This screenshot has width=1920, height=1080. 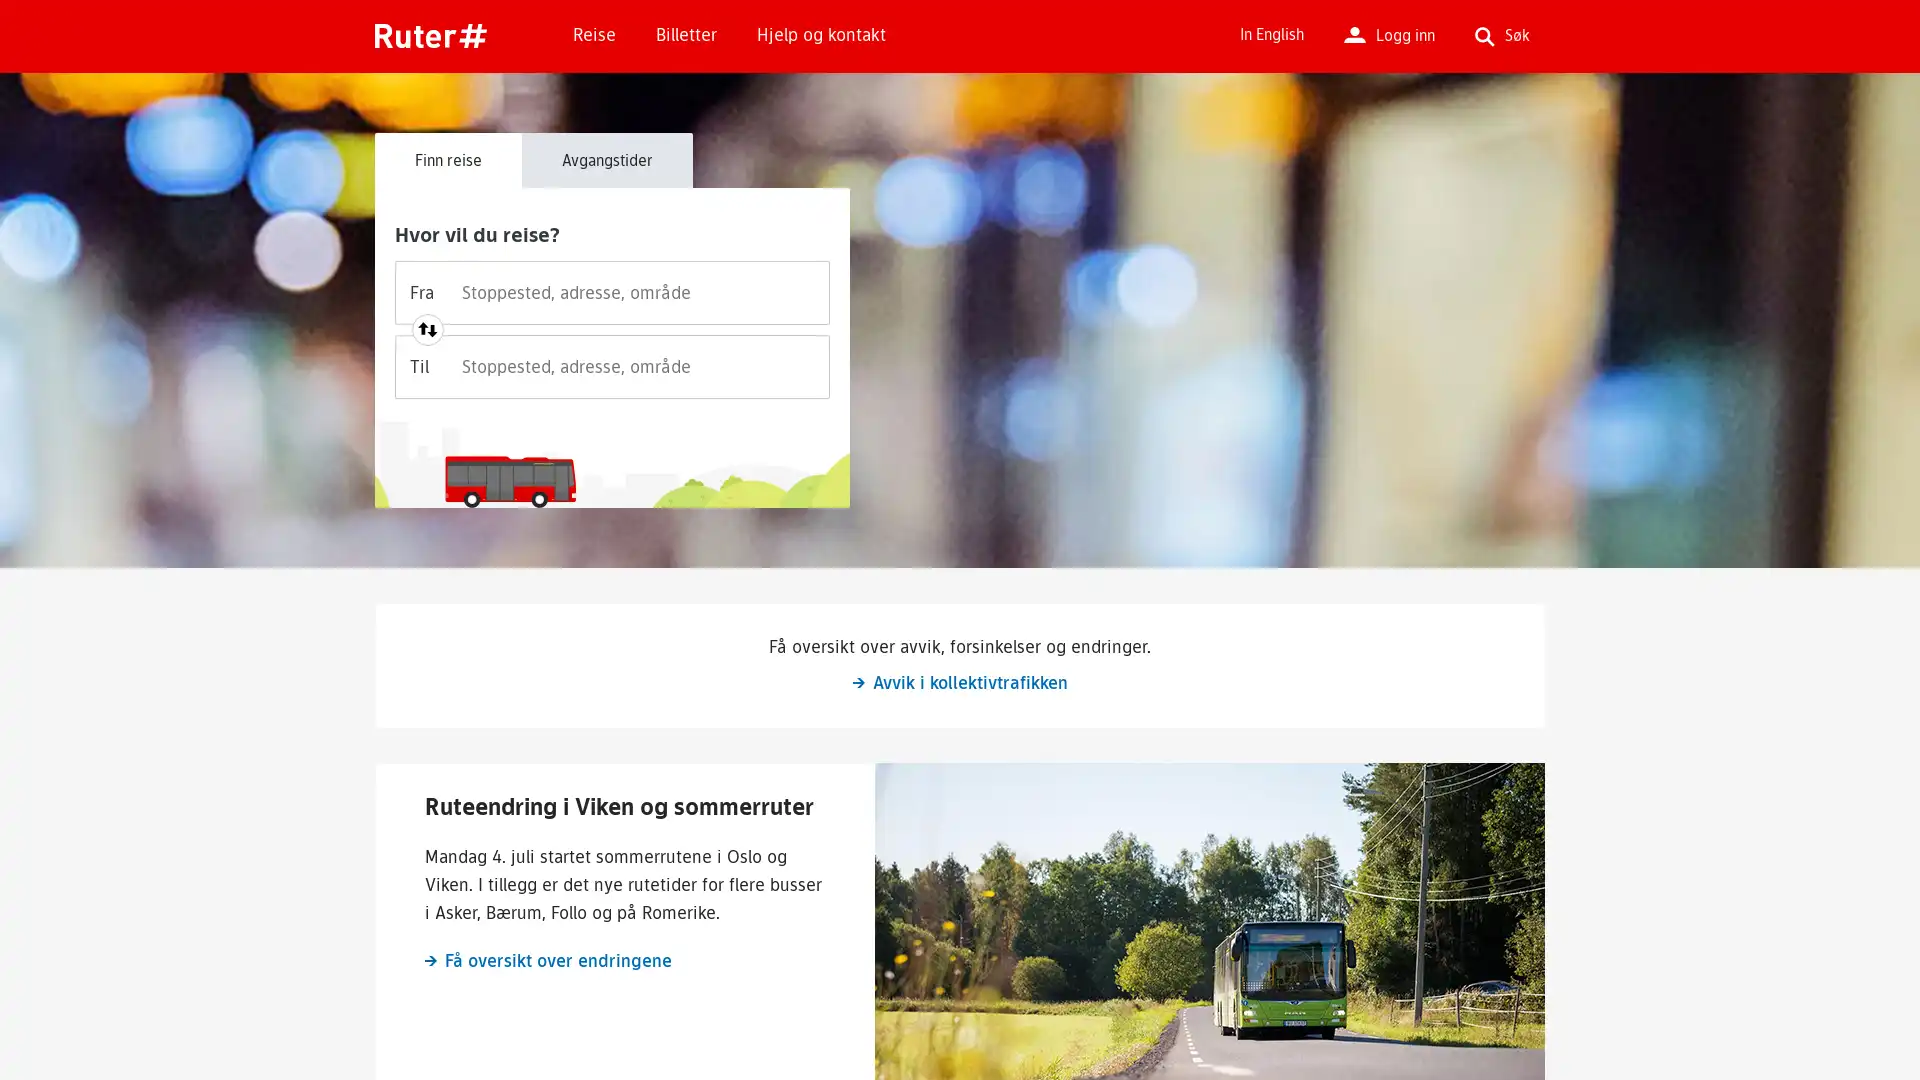 I want to click on Avgangstider, so click(x=606, y=158).